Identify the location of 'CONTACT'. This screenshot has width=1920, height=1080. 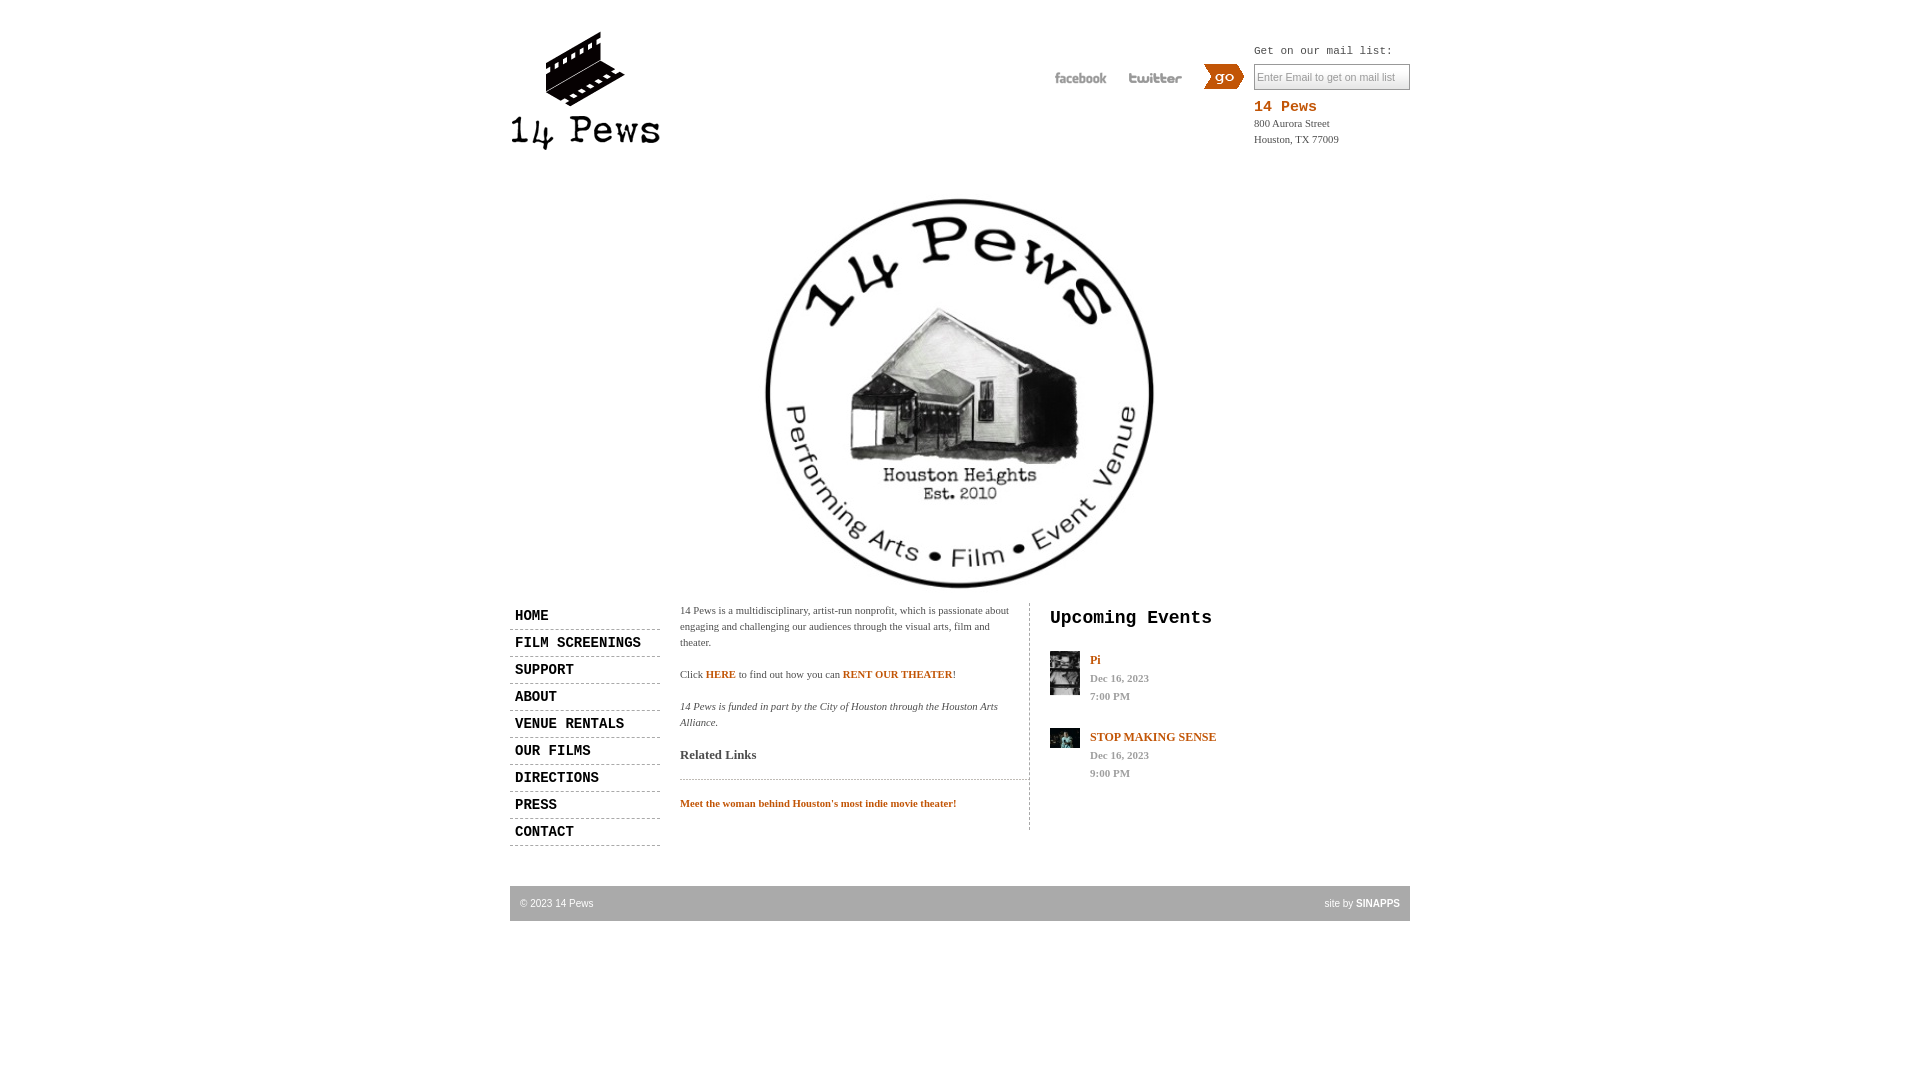
(584, 832).